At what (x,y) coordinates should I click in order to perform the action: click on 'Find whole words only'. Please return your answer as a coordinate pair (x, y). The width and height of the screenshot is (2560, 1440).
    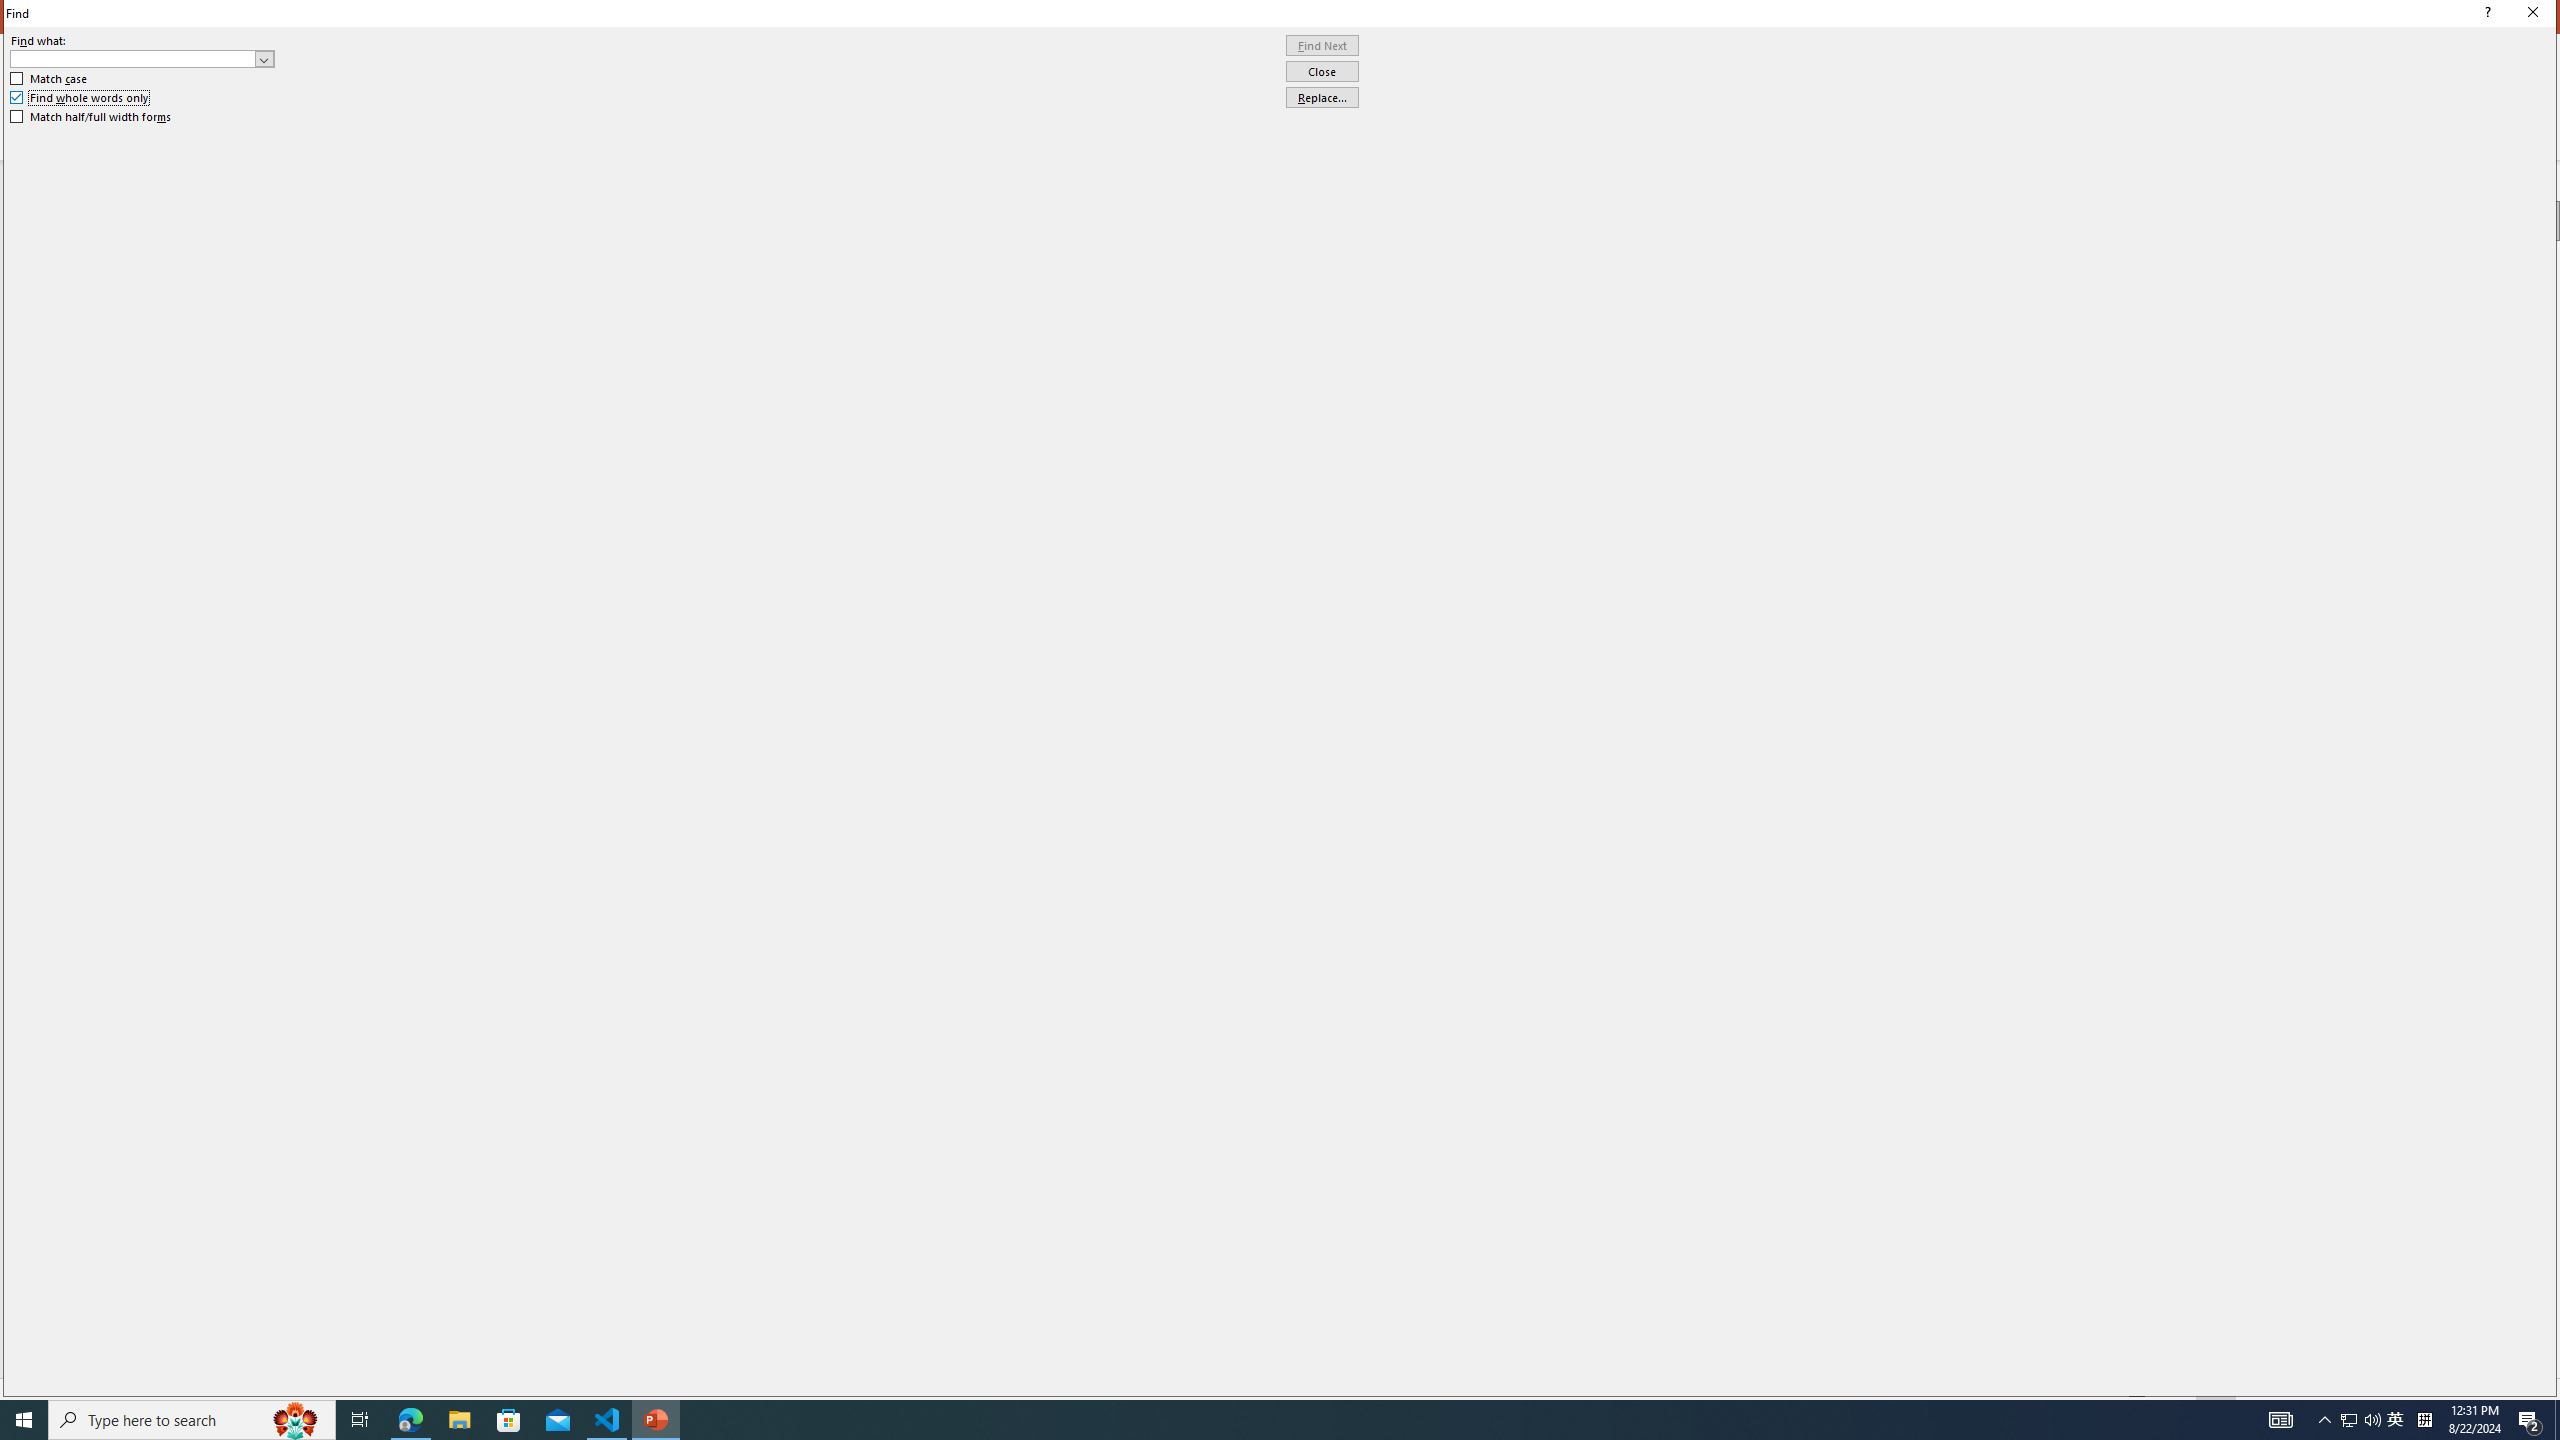
    Looking at the image, I should click on (80, 96).